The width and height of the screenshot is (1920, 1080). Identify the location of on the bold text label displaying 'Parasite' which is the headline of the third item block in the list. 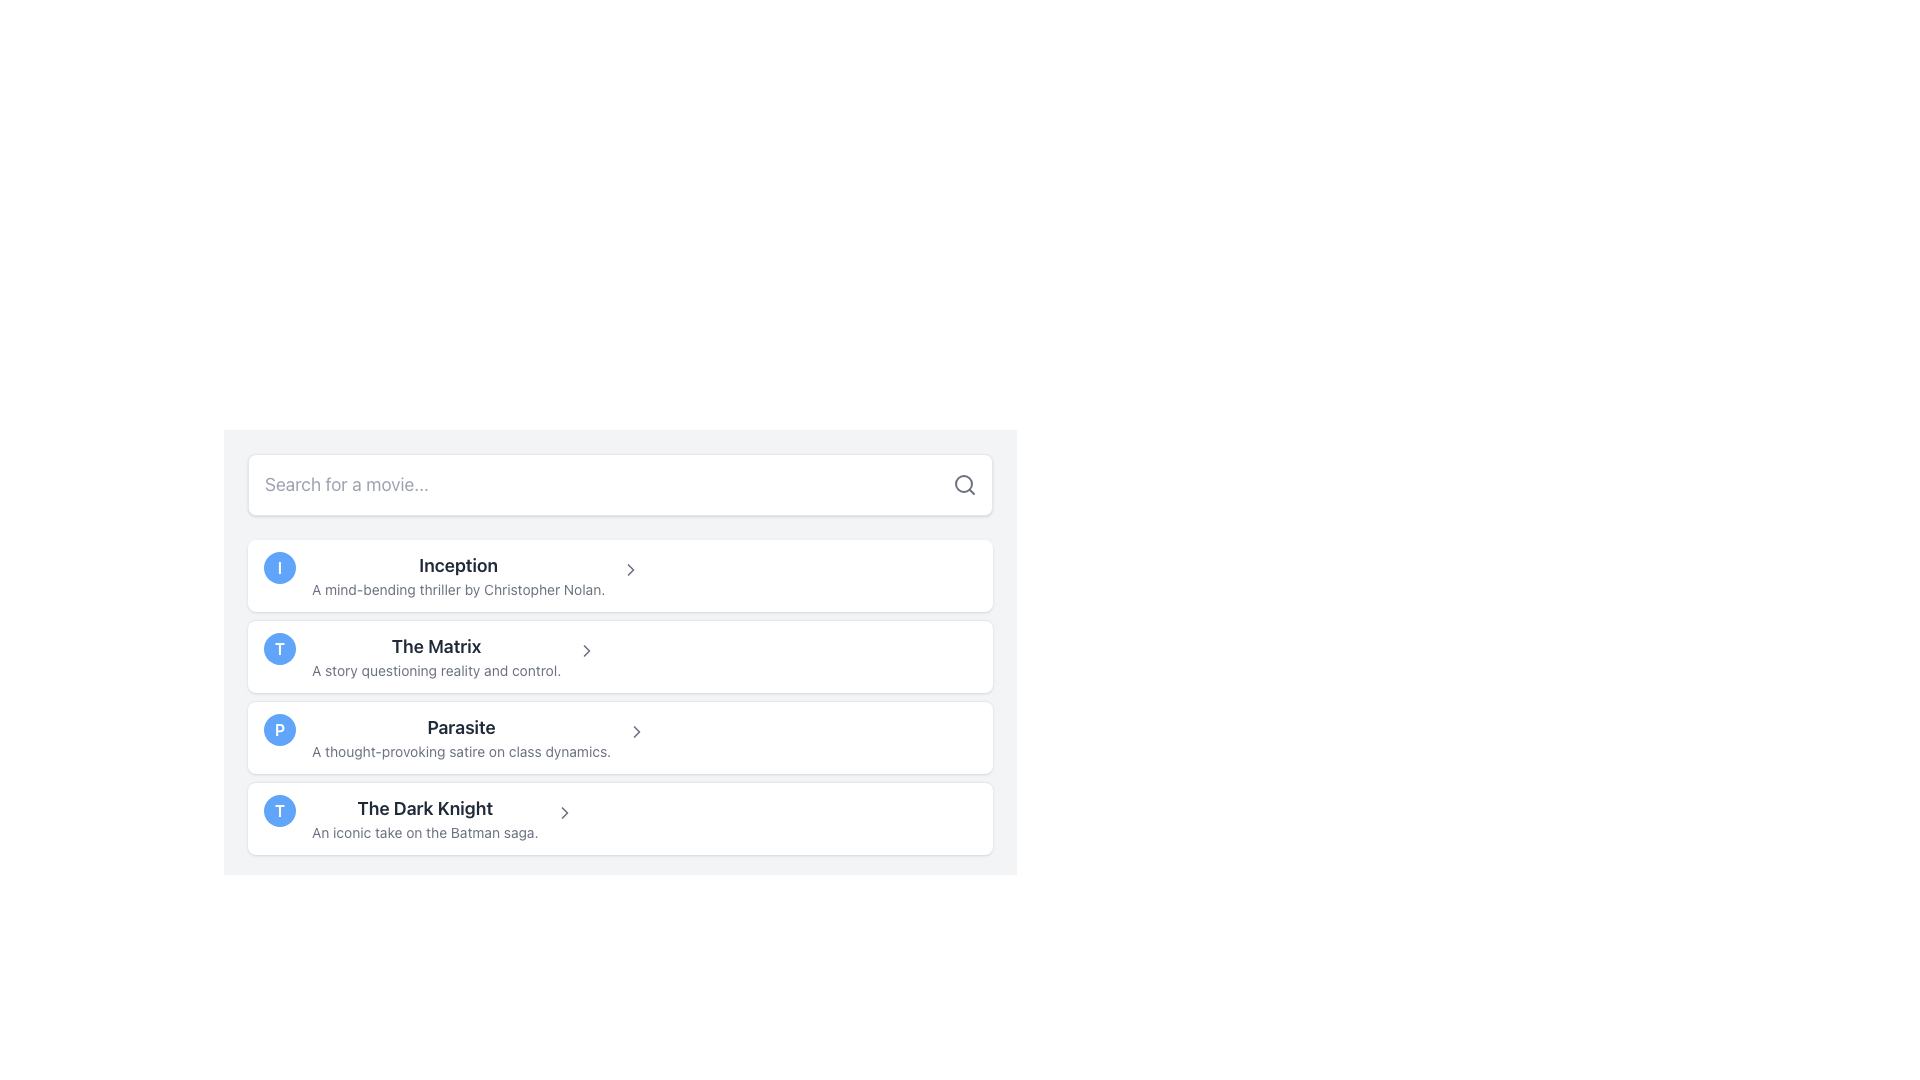
(460, 728).